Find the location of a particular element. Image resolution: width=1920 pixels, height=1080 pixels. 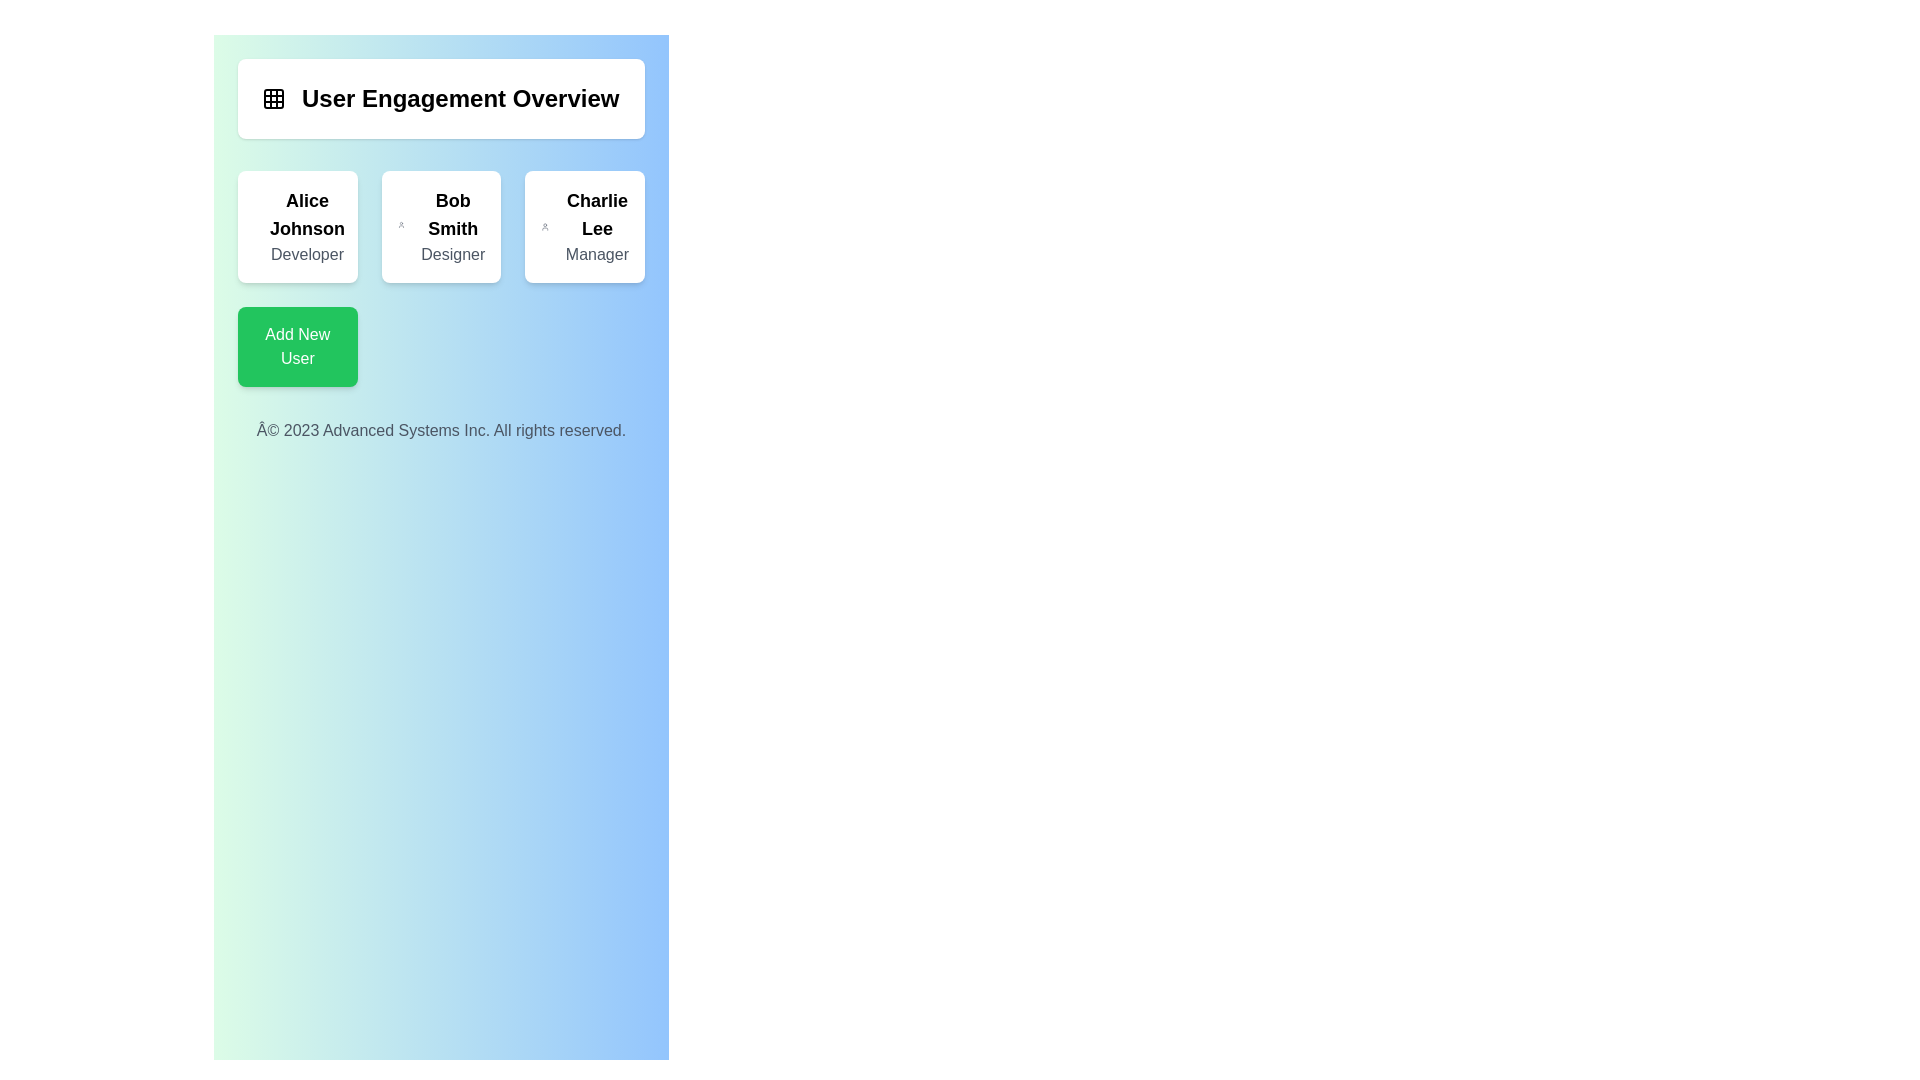

the 'Designer' text label element styled in grey color, which is located below the name 'Bob Smith' within a card layout is located at coordinates (452, 253).